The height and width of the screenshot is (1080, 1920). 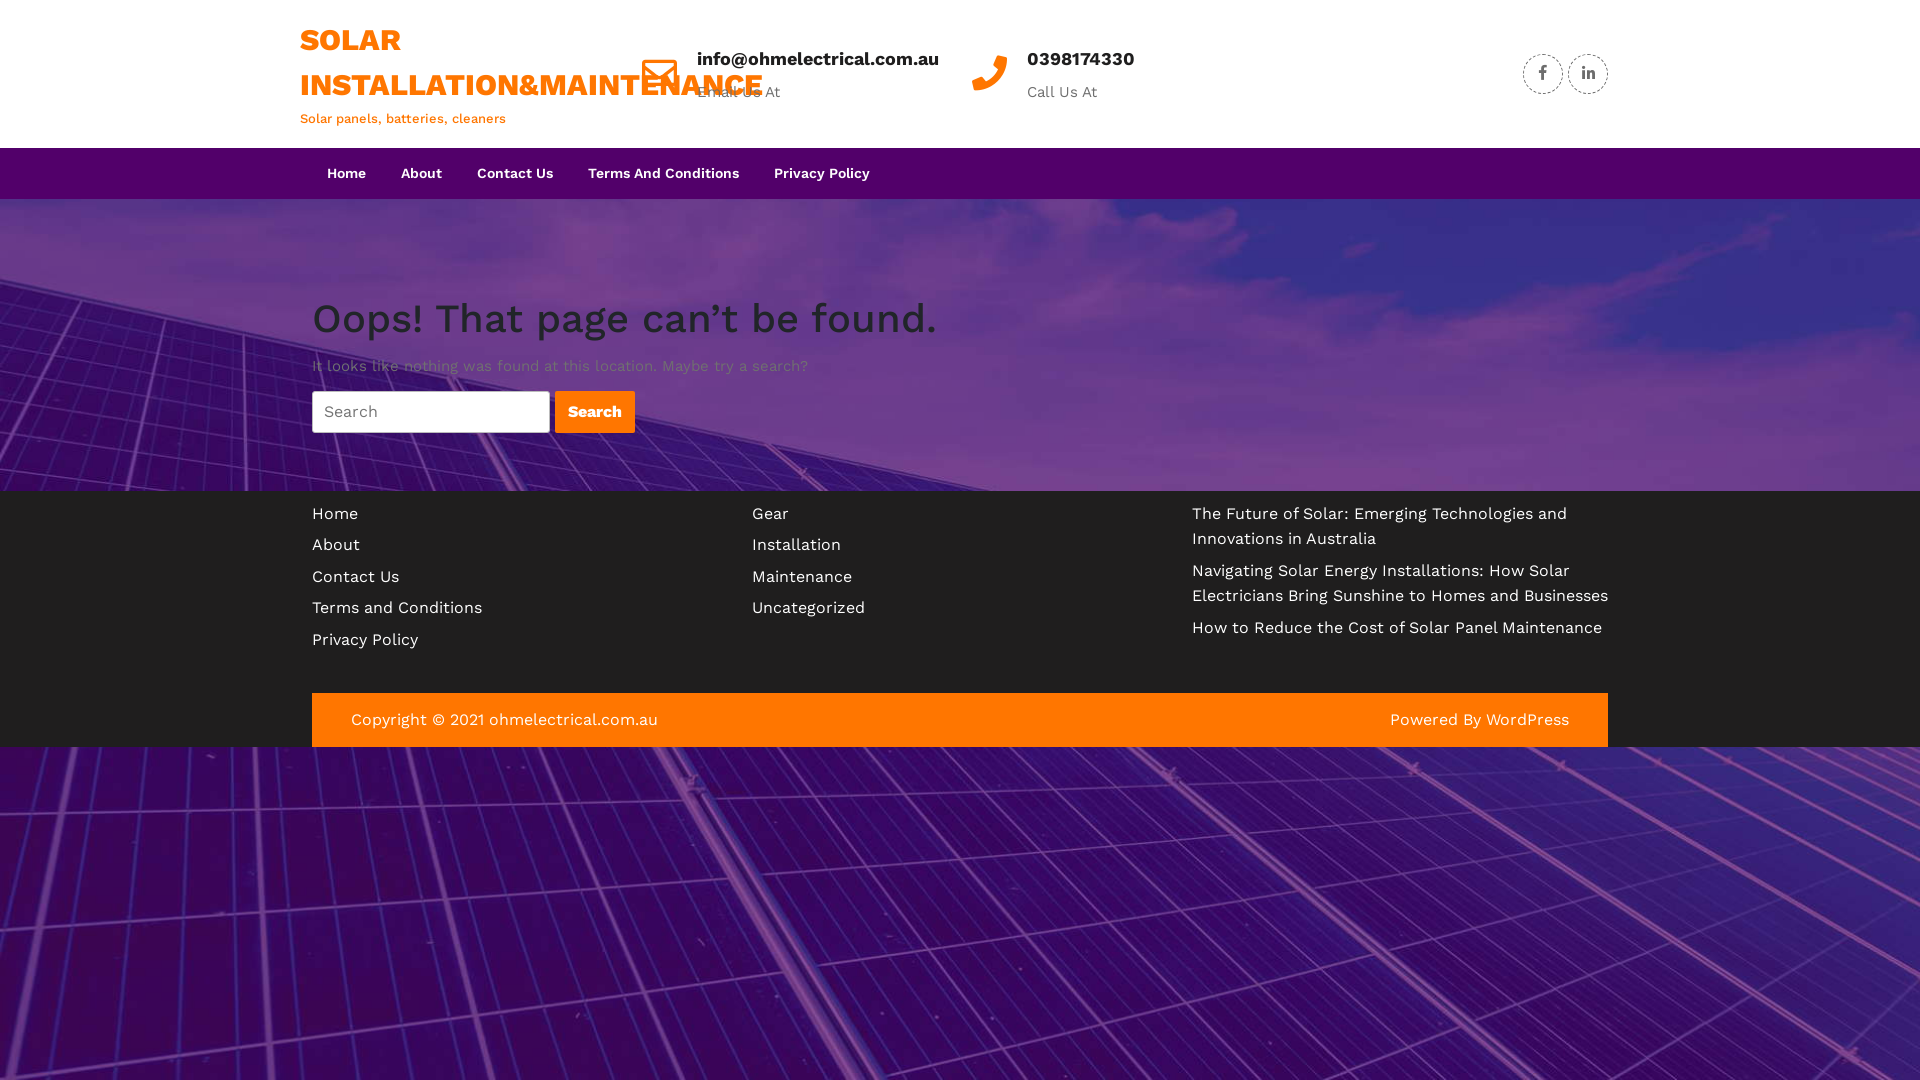 What do you see at coordinates (808, 606) in the screenshot?
I see `'Uncategorized'` at bounding box center [808, 606].